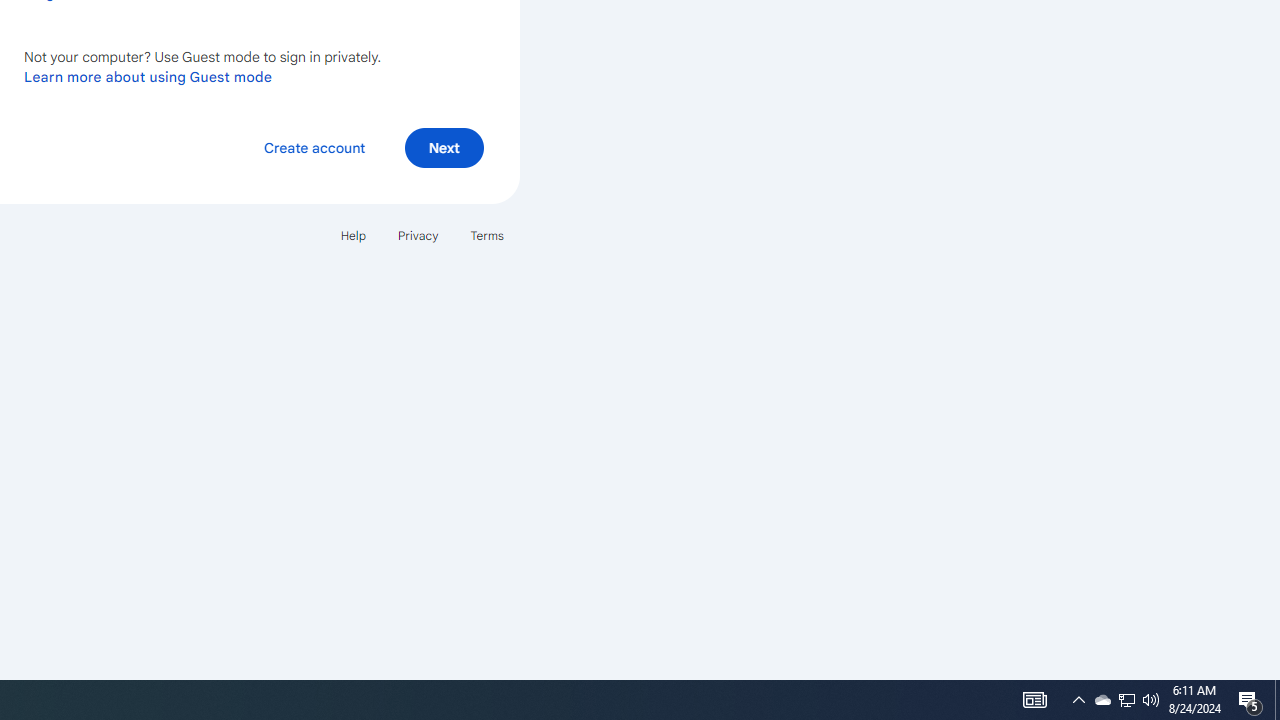 Image resolution: width=1280 pixels, height=720 pixels. What do you see at coordinates (443, 146) in the screenshot?
I see `'Next'` at bounding box center [443, 146].